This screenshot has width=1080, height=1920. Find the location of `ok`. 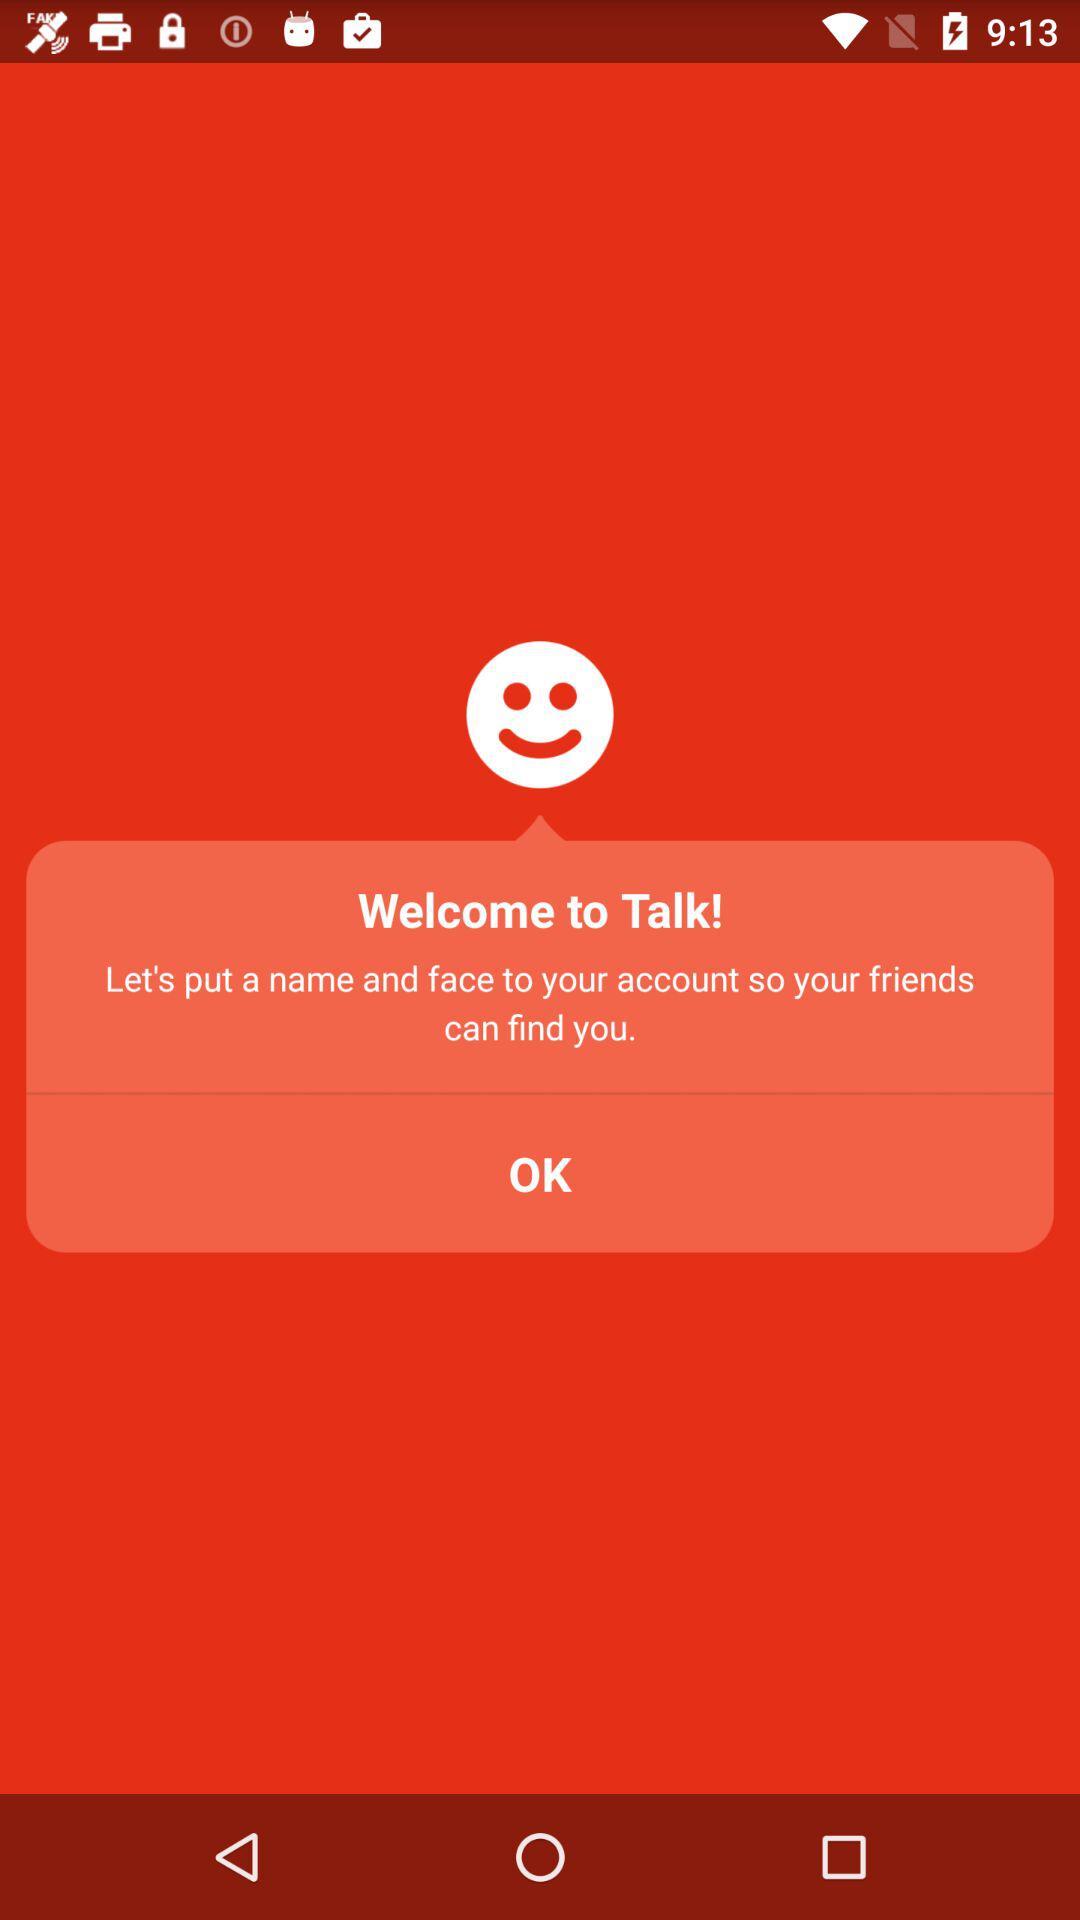

ok is located at coordinates (540, 1173).